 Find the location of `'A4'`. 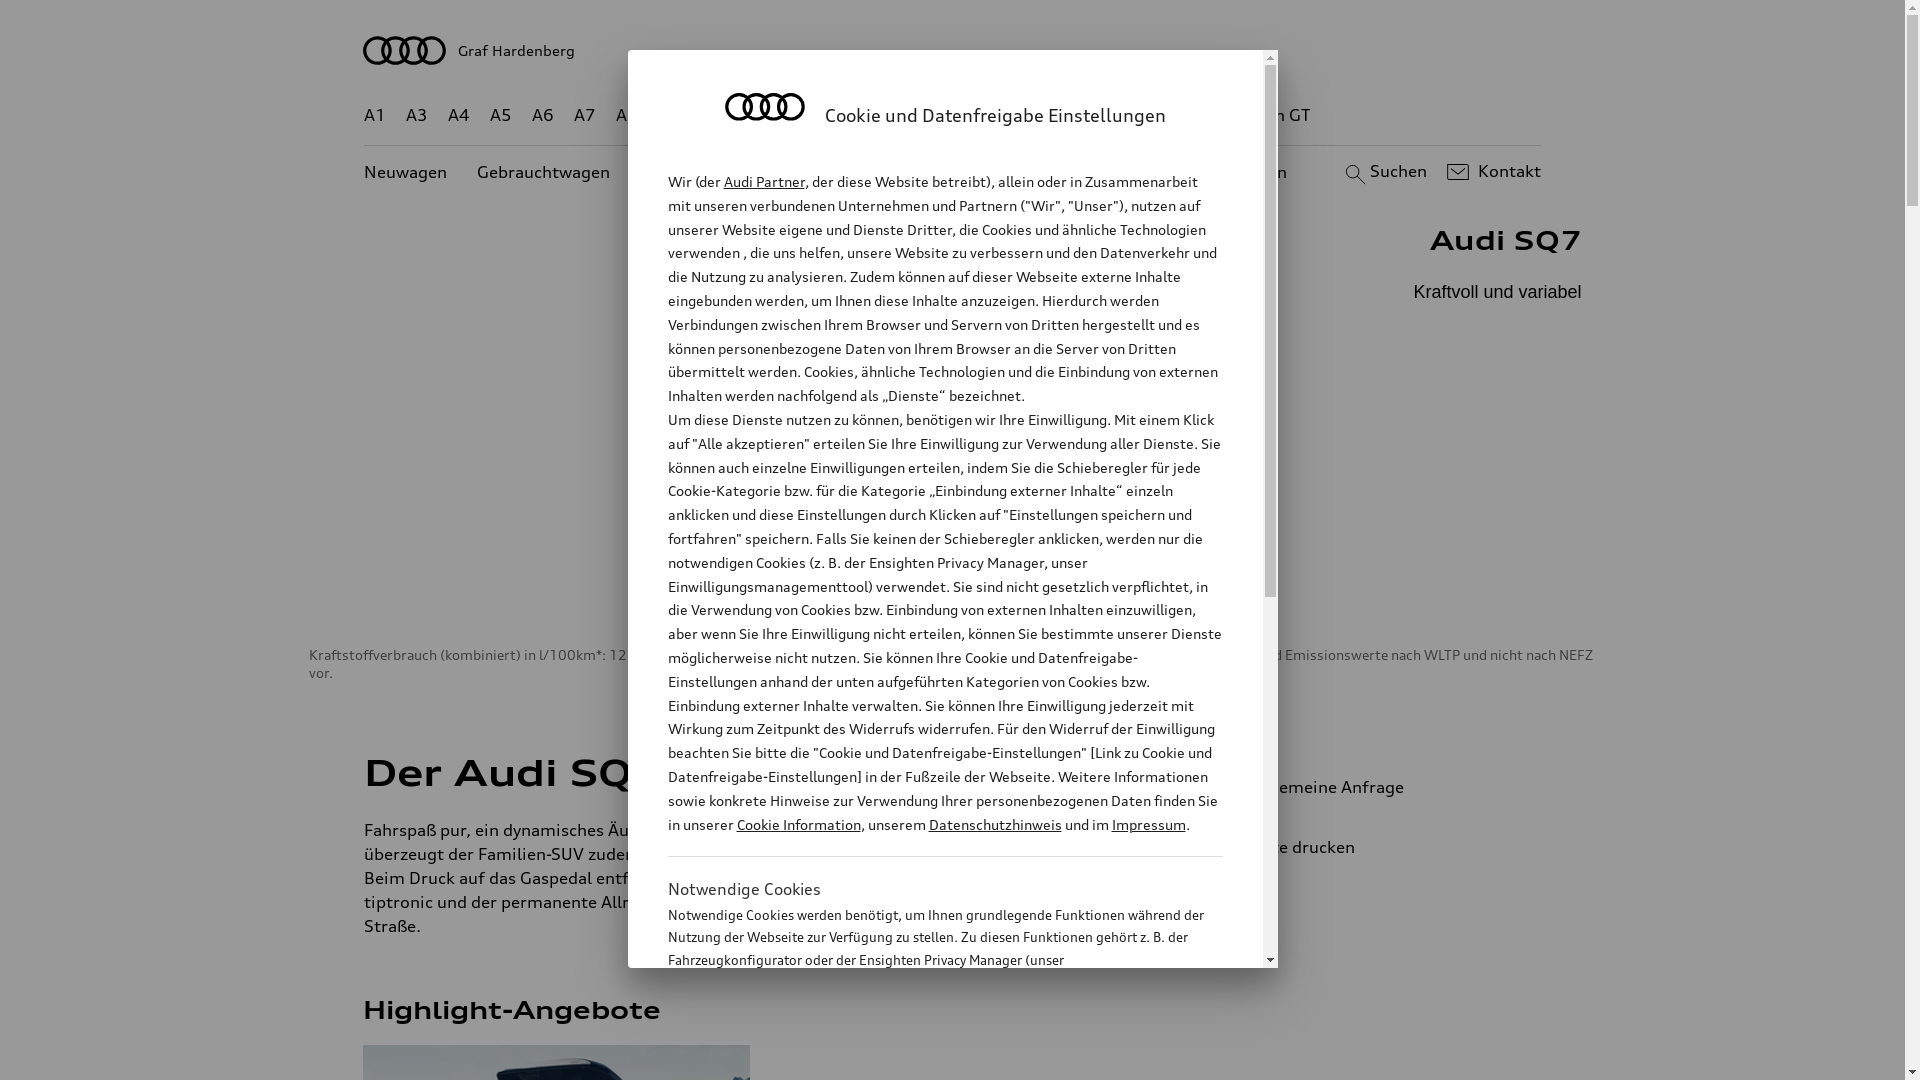

'A4' is located at coordinates (446, 115).